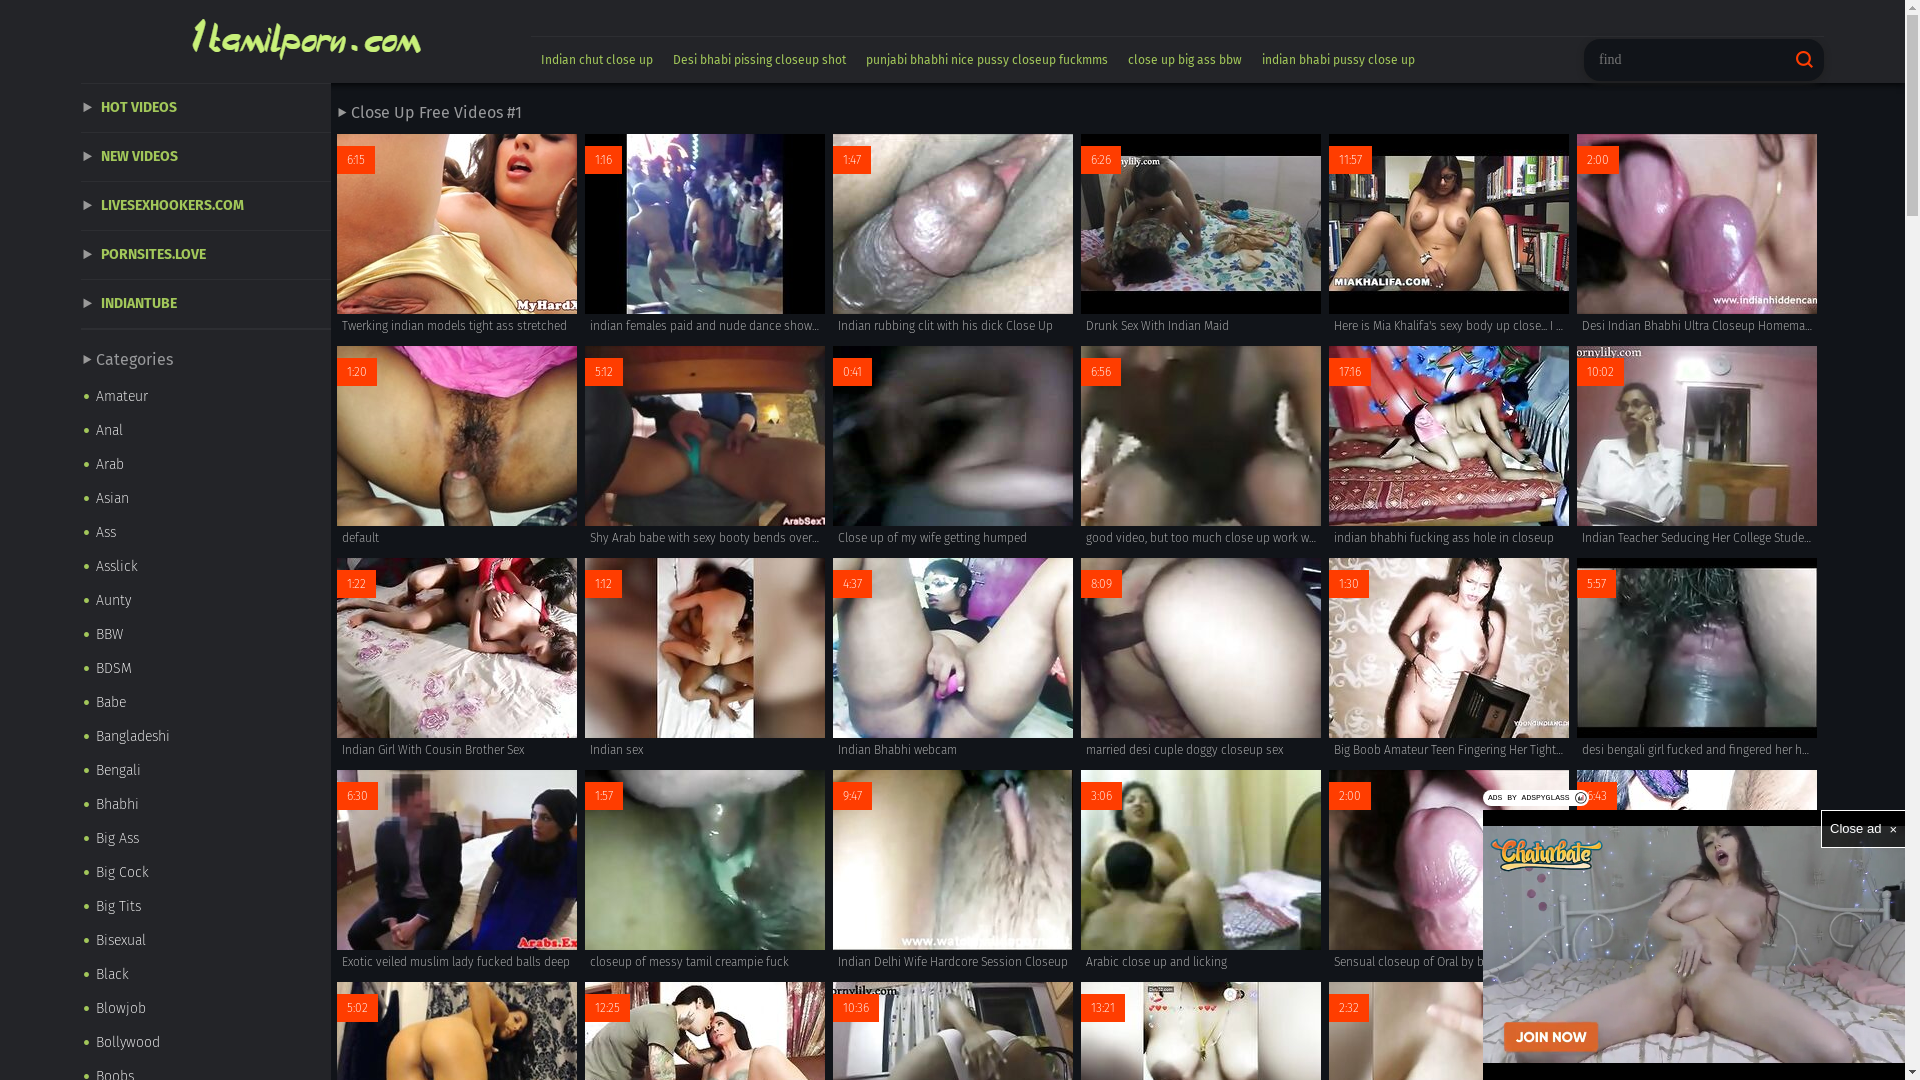 The image size is (1920, 1080). What do you see at coordinates (80, 304) in the screenshot?
I see `'INDIANTUBE'` at bounding box center [80, 304].